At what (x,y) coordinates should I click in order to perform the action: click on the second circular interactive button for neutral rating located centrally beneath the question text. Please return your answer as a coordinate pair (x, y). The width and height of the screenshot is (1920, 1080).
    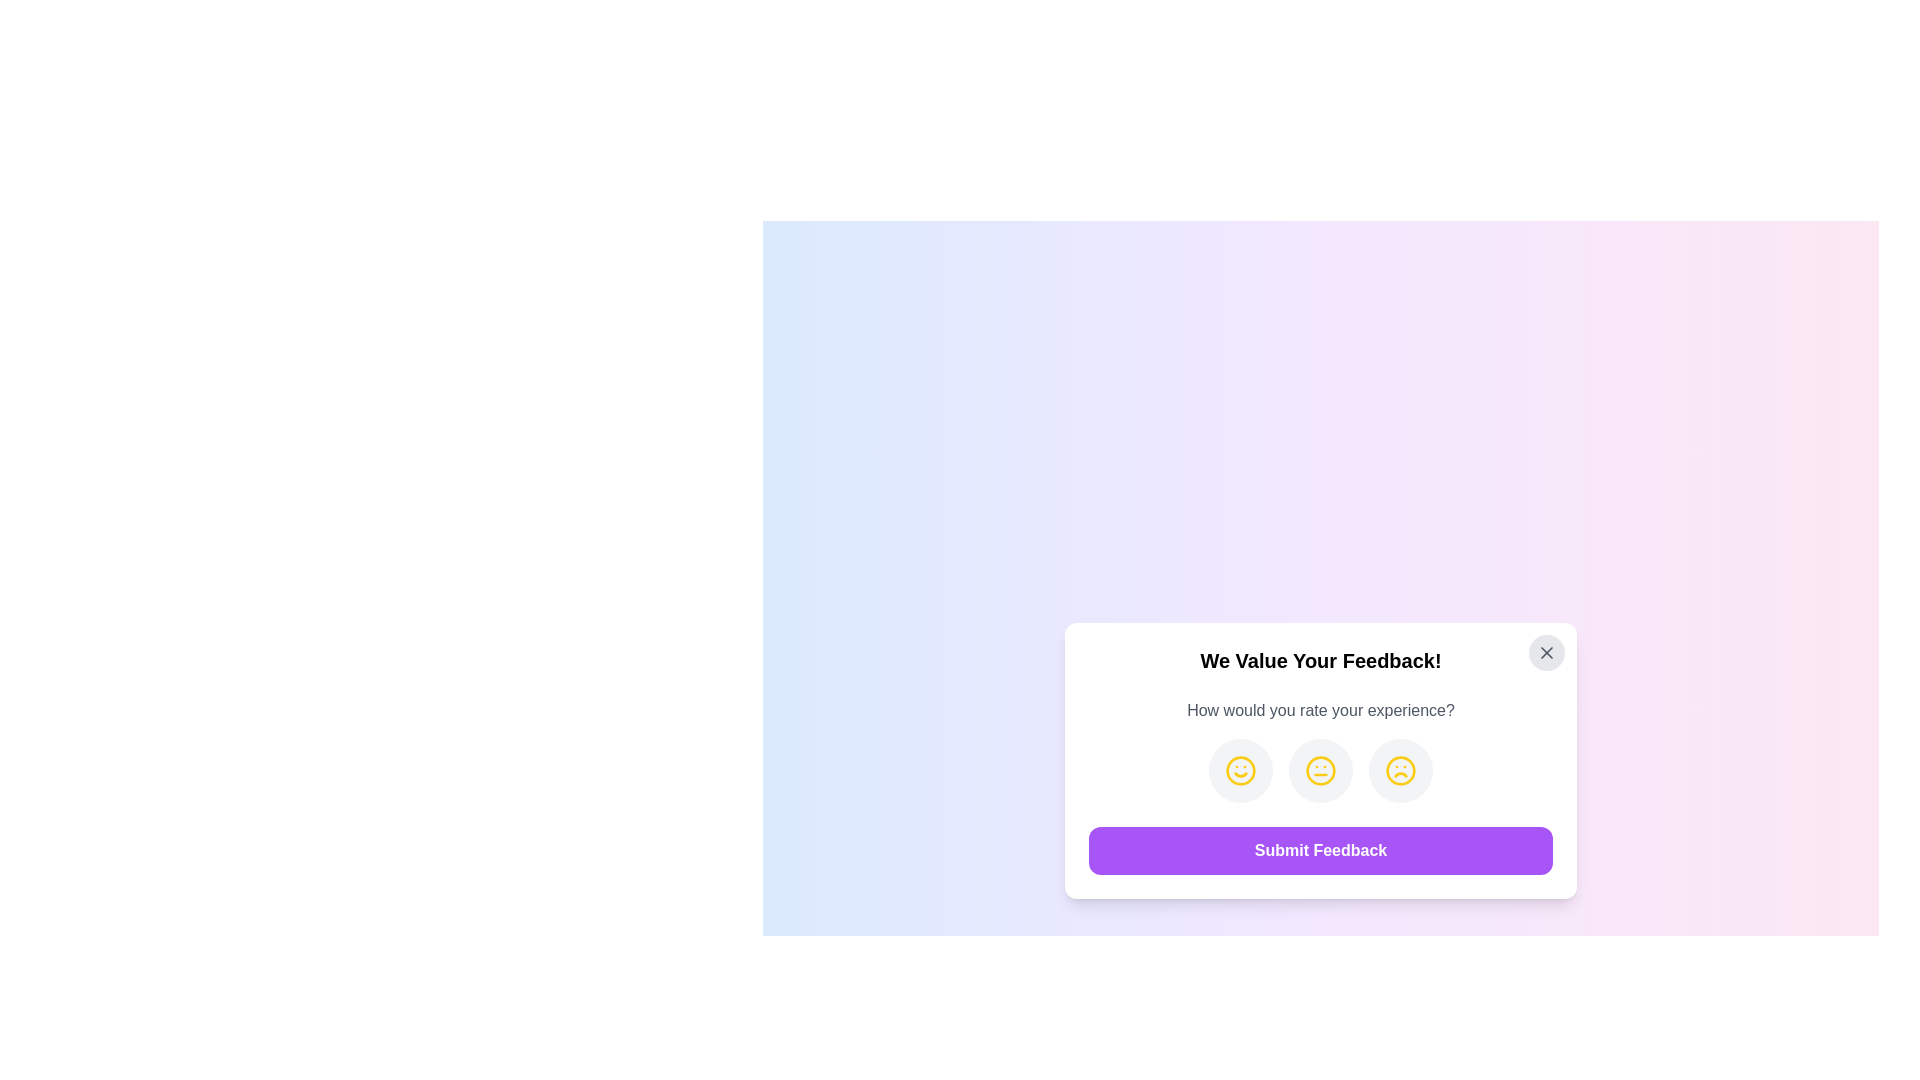
    Looking at the image, I should click on (1320, 770).